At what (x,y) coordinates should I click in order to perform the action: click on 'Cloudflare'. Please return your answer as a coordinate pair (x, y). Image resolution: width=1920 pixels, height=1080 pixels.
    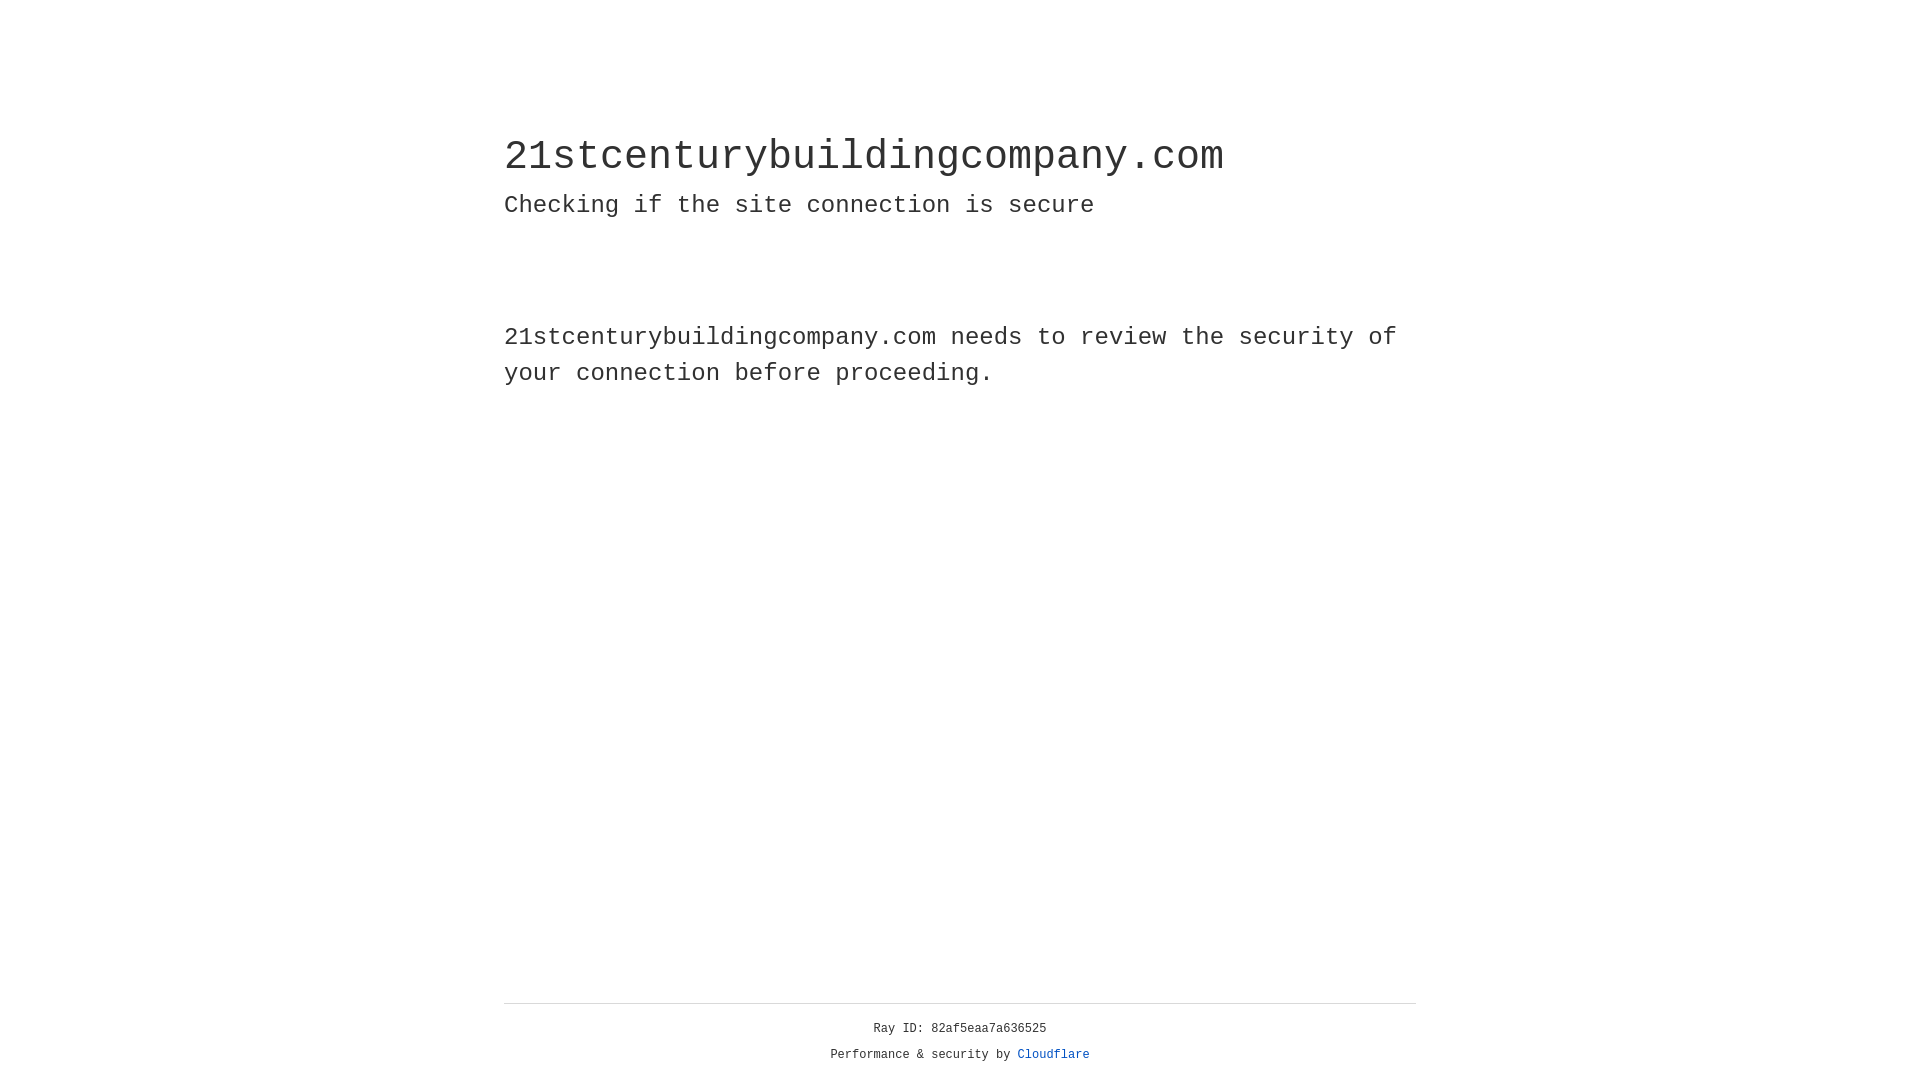
    Looking at the image, I should click on (1053, 1054).